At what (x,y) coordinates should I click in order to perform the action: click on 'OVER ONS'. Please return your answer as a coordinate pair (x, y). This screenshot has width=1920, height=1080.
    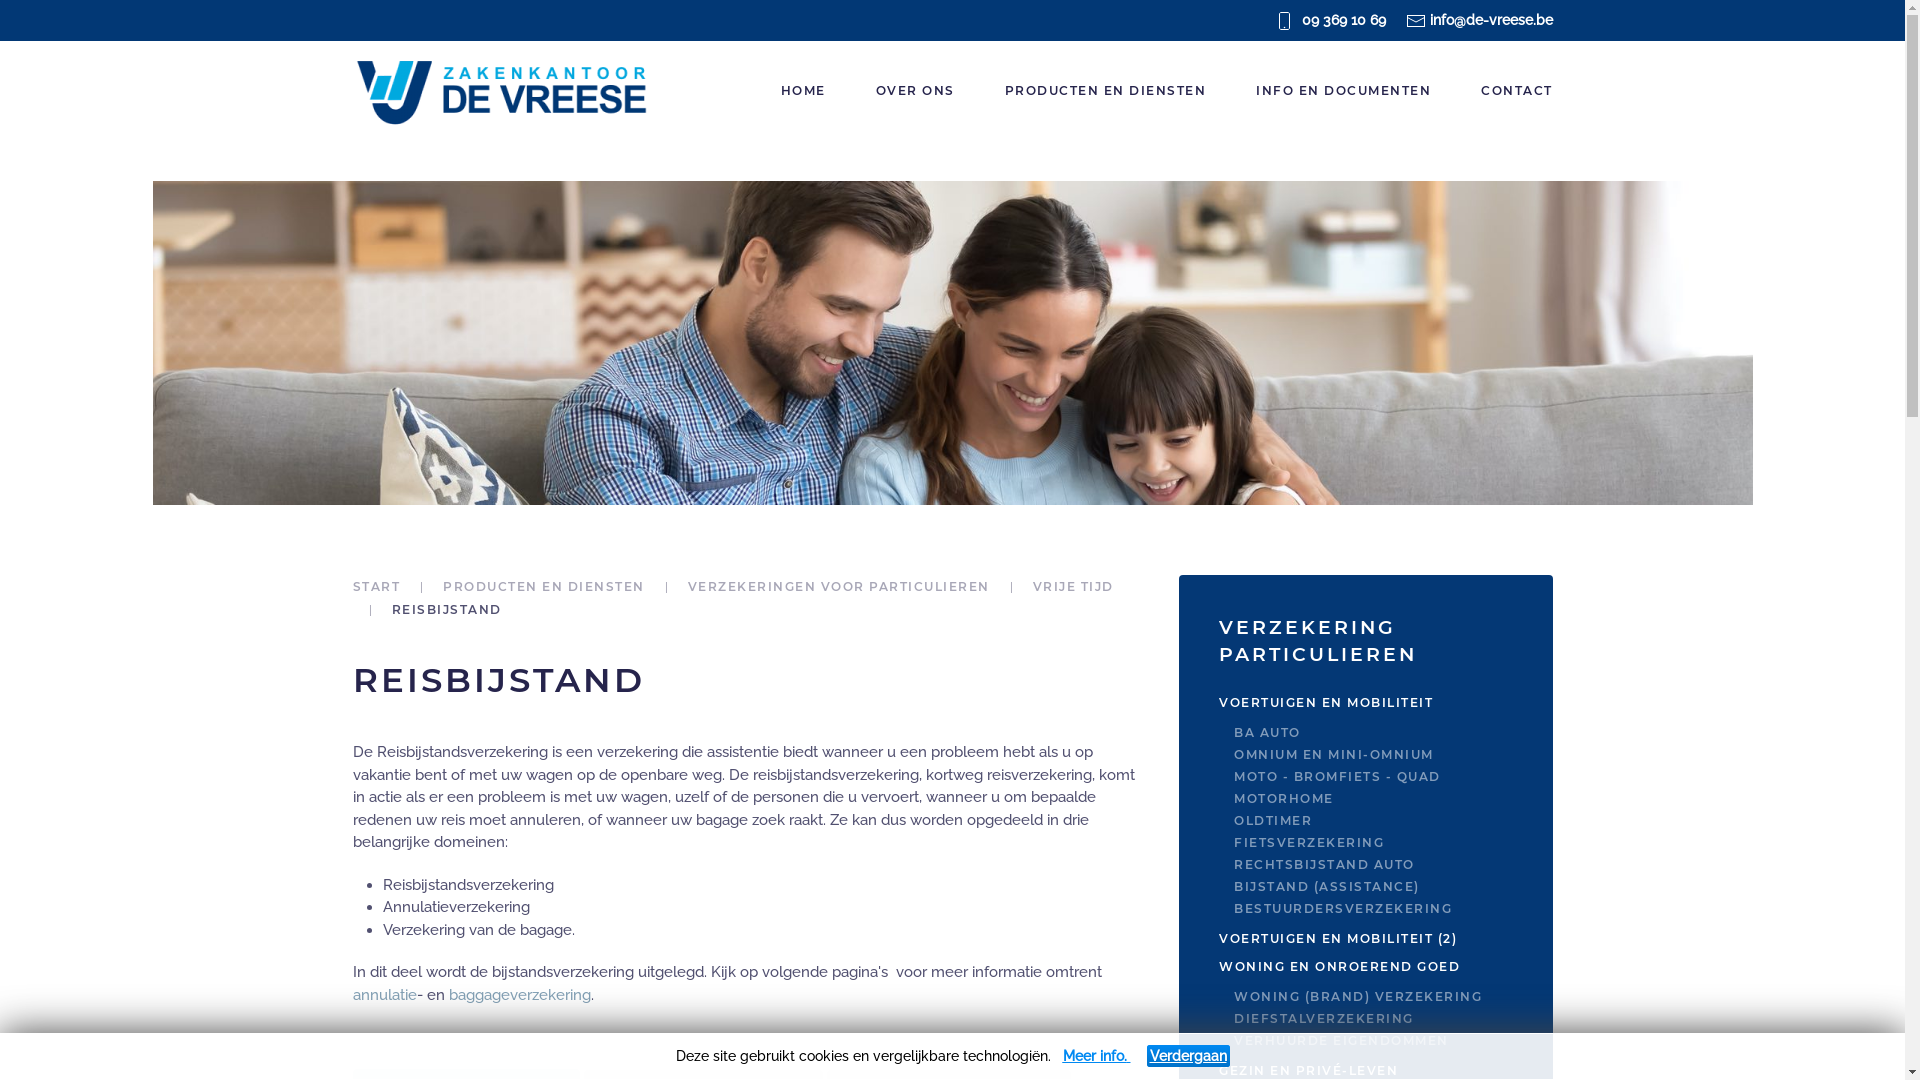
    Looking at the image, I should click on (913, 91).